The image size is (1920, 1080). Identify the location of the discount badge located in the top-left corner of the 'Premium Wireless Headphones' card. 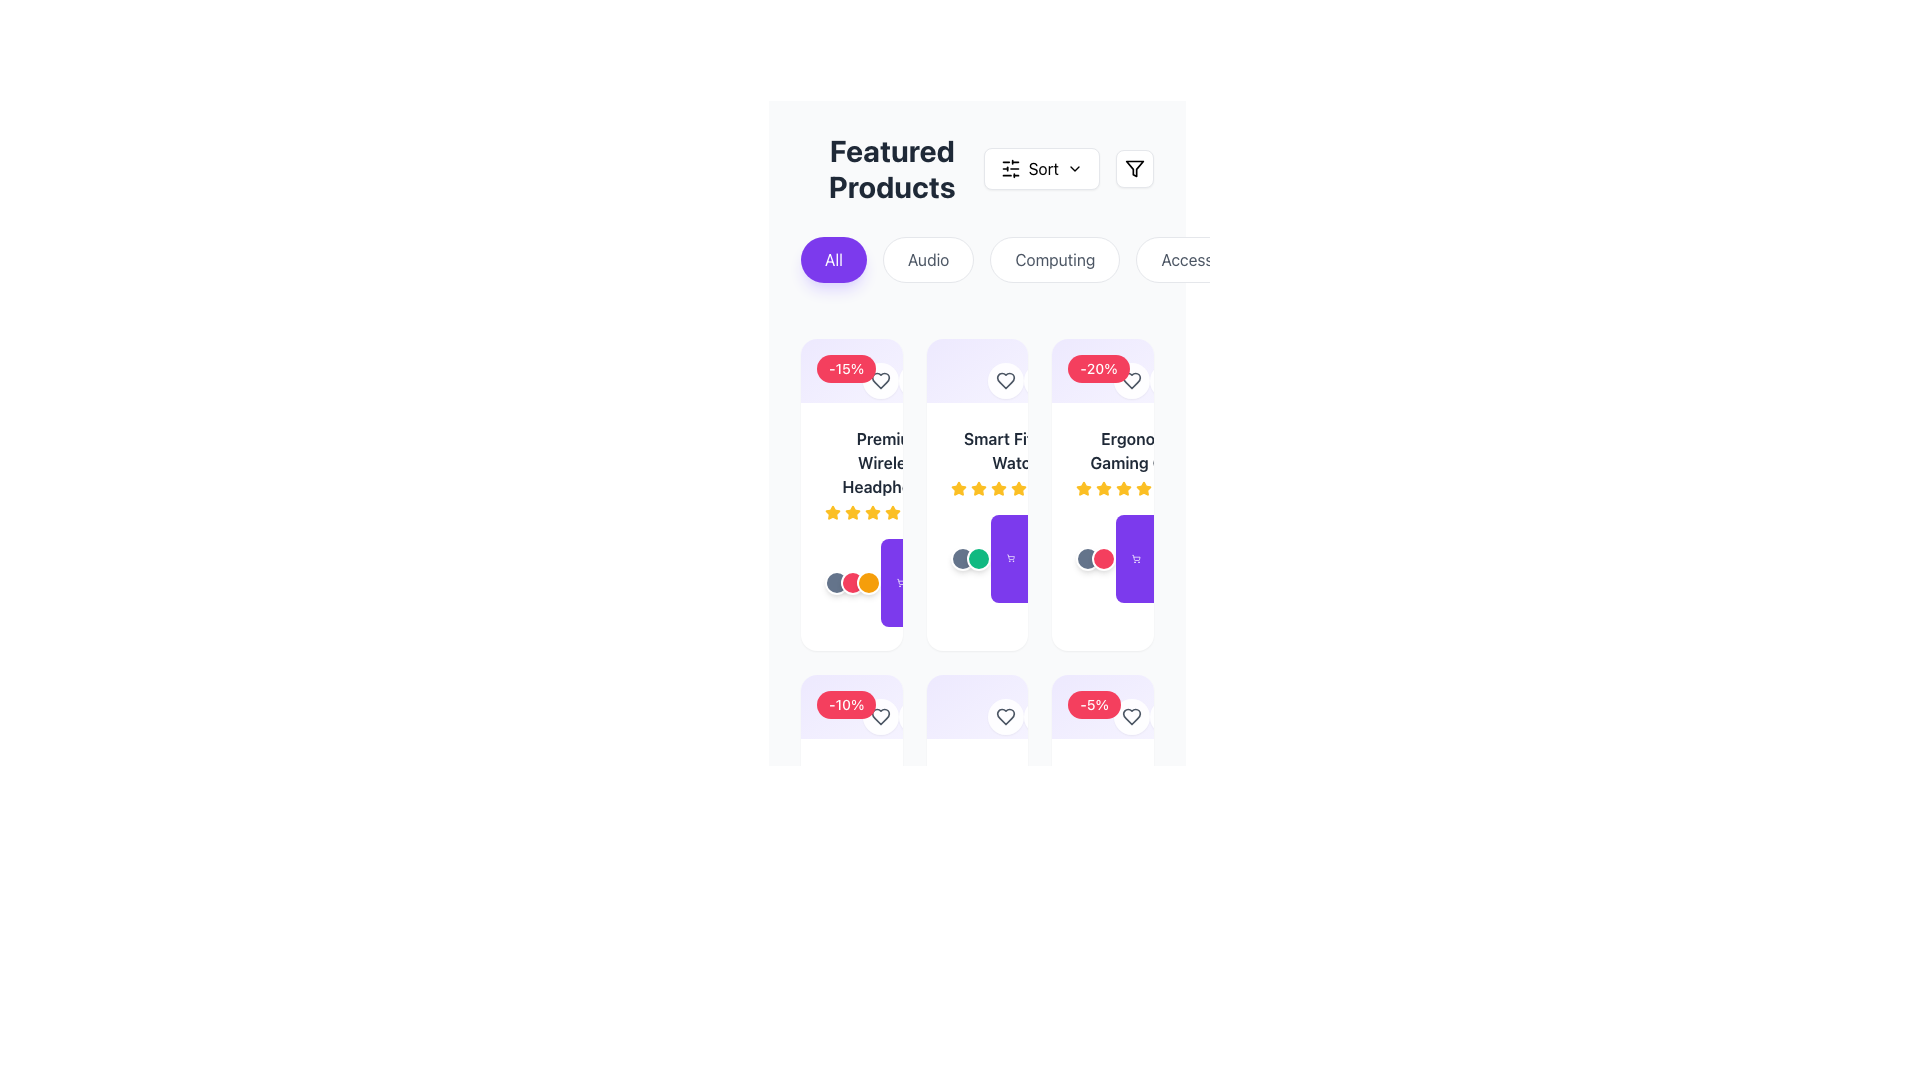
(851, 370).